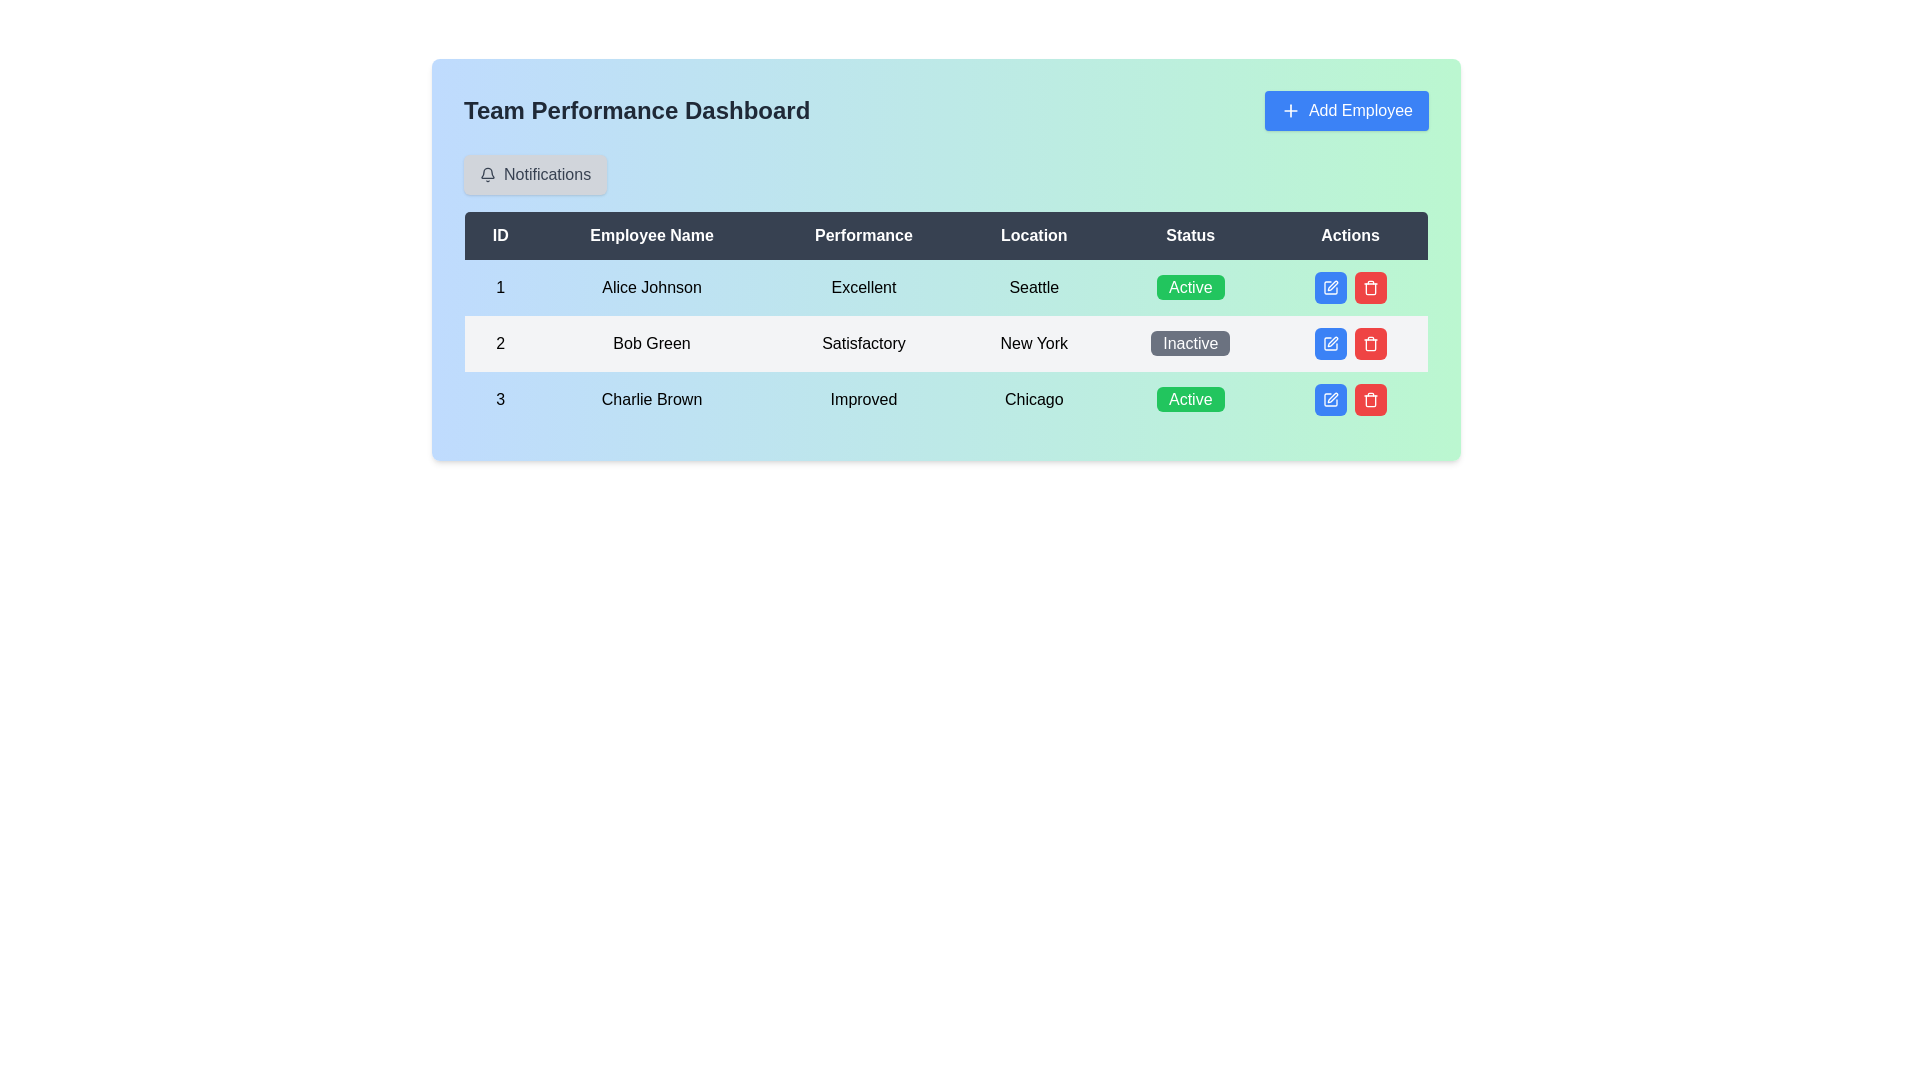 This screenshot has width=1920, height=1080. Describe the element at coordinates (500, 234) in the screenshot. I see `the 'ID' column header in the table, which indicates unique identifiers and is positioned immediately to the left of the 'Employee Name' header` at that location.